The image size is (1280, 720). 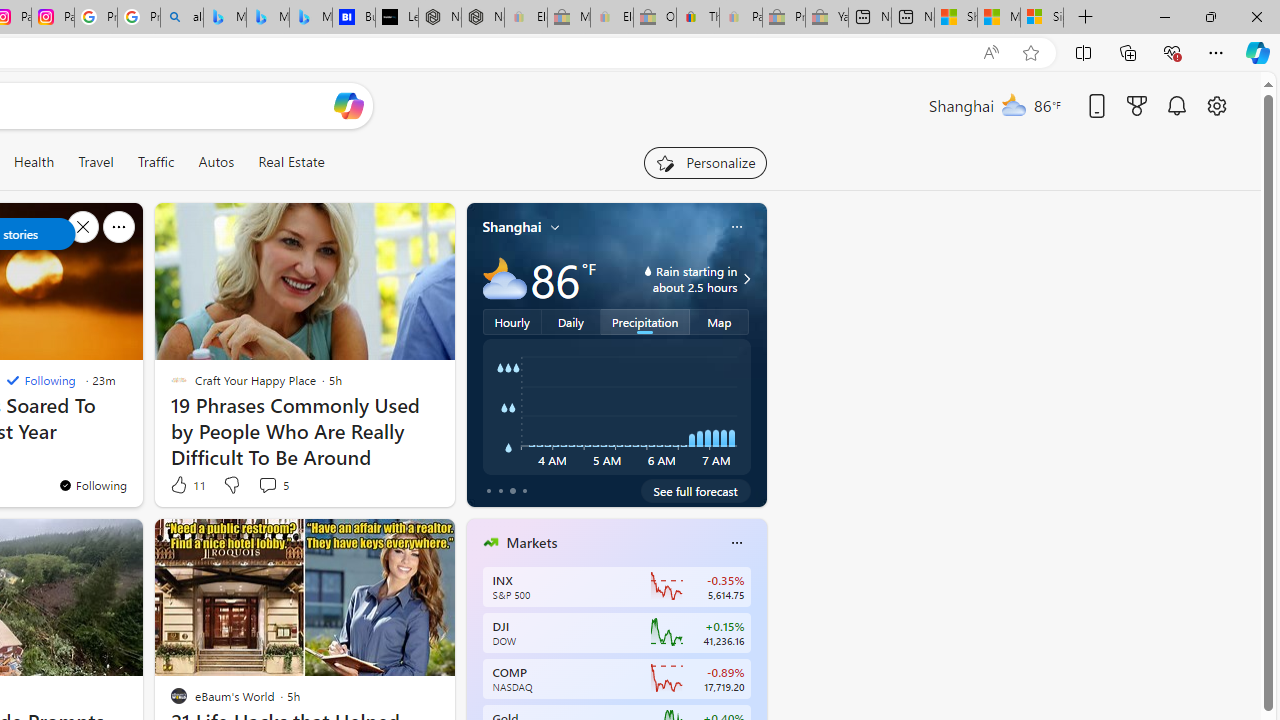 What do you see at coordinates (1164, 16) in the screenshot?
I see `'Minimize'` at bounding box center [1164, 16].